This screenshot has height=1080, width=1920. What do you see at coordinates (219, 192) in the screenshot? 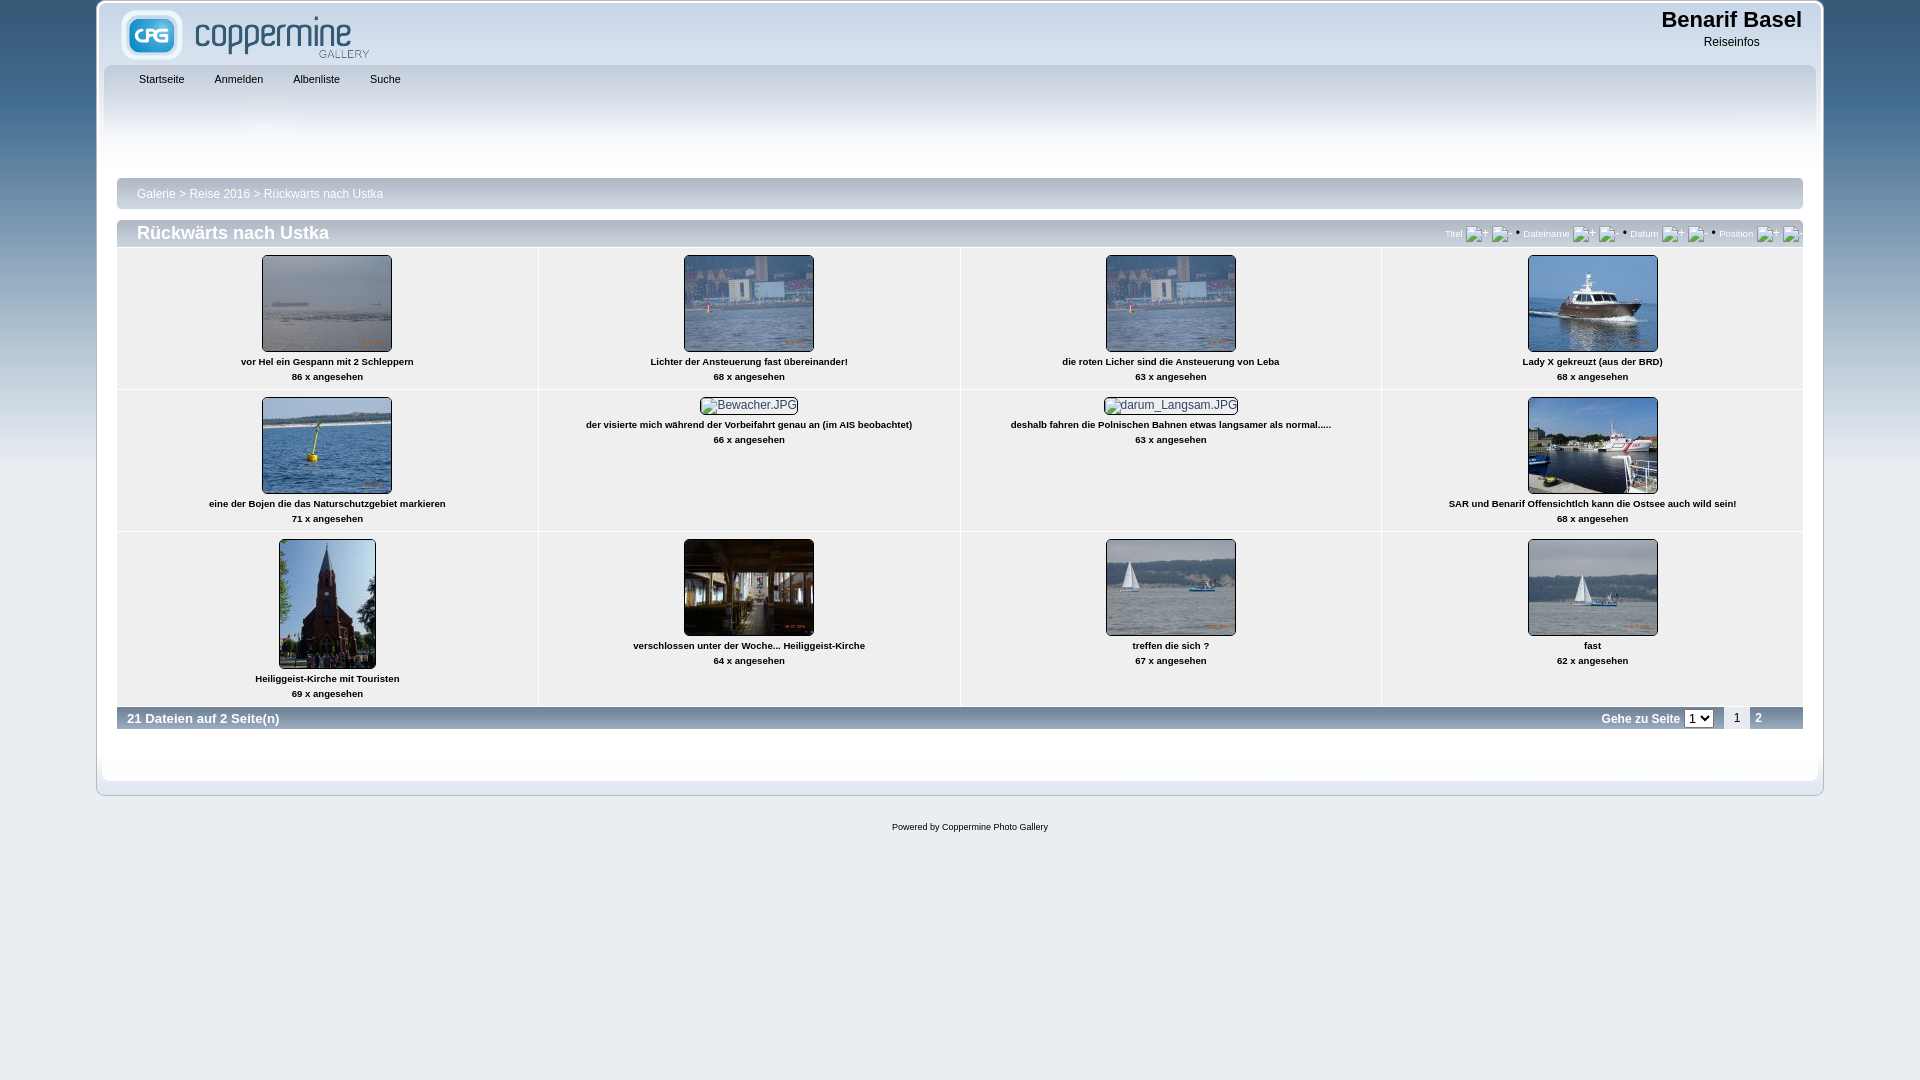
I see `'Reise 2016'` at bounding box center [219, 192].